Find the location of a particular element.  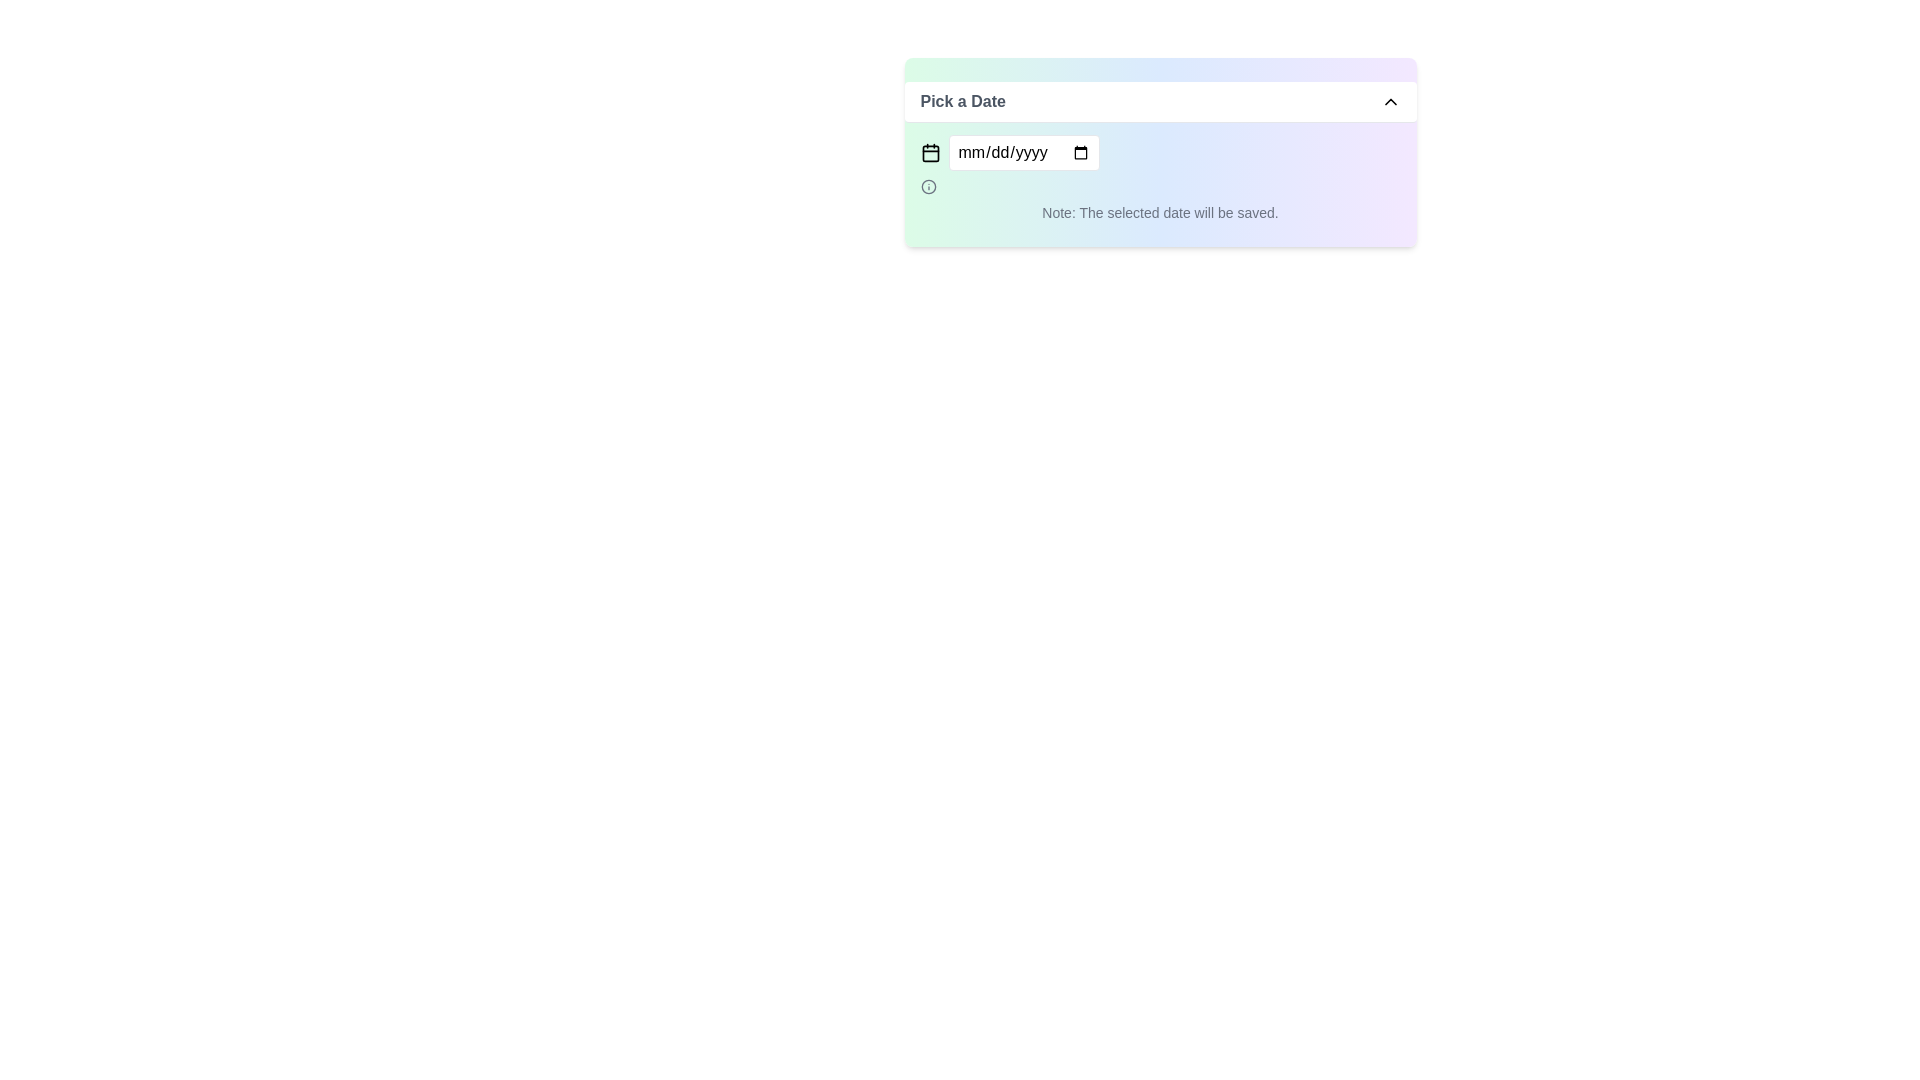

the calendar icon located to the immediate left of the 'mm/dd/yyyy' date input field is located at coordinates (929, 152).